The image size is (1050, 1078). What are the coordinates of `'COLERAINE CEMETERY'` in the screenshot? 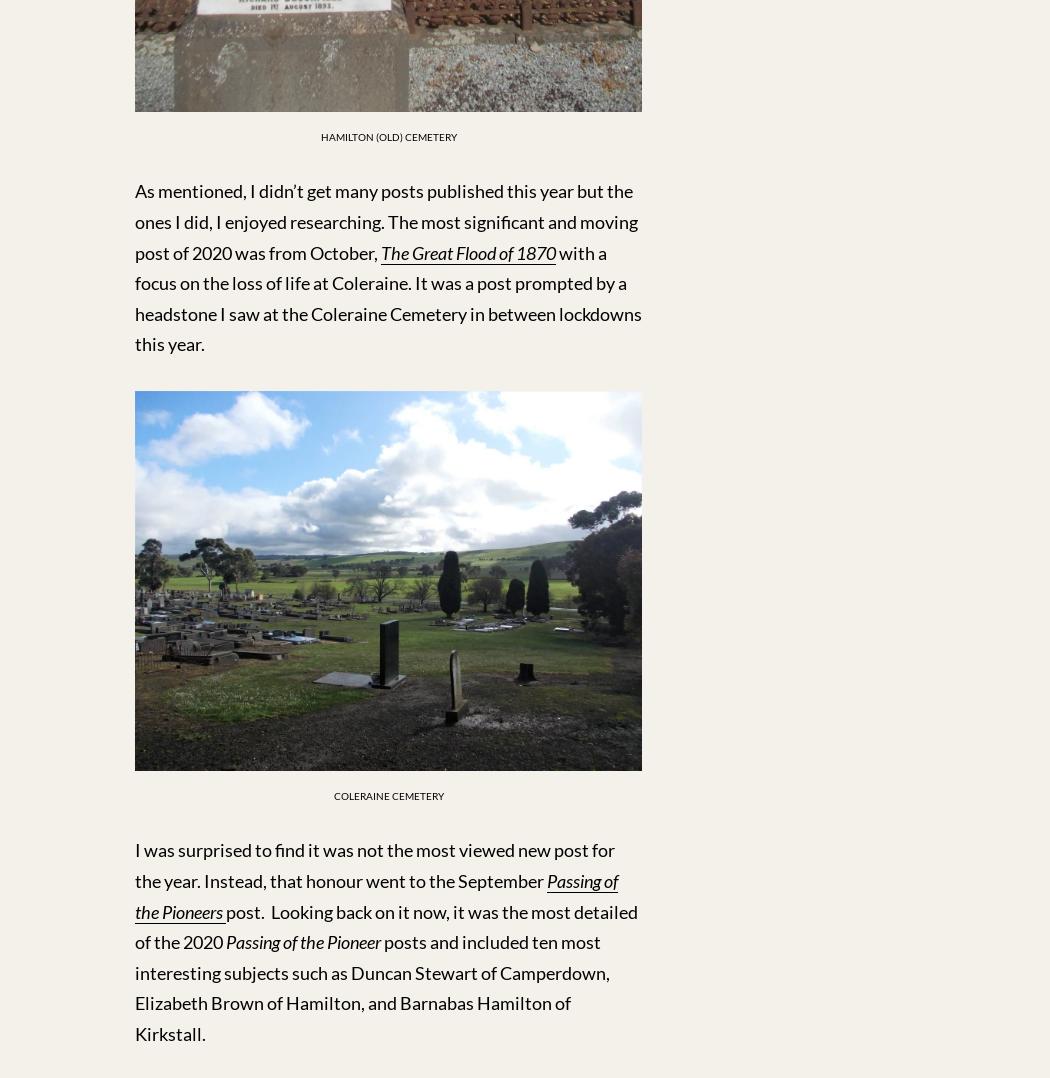 It's located at (332, 794).